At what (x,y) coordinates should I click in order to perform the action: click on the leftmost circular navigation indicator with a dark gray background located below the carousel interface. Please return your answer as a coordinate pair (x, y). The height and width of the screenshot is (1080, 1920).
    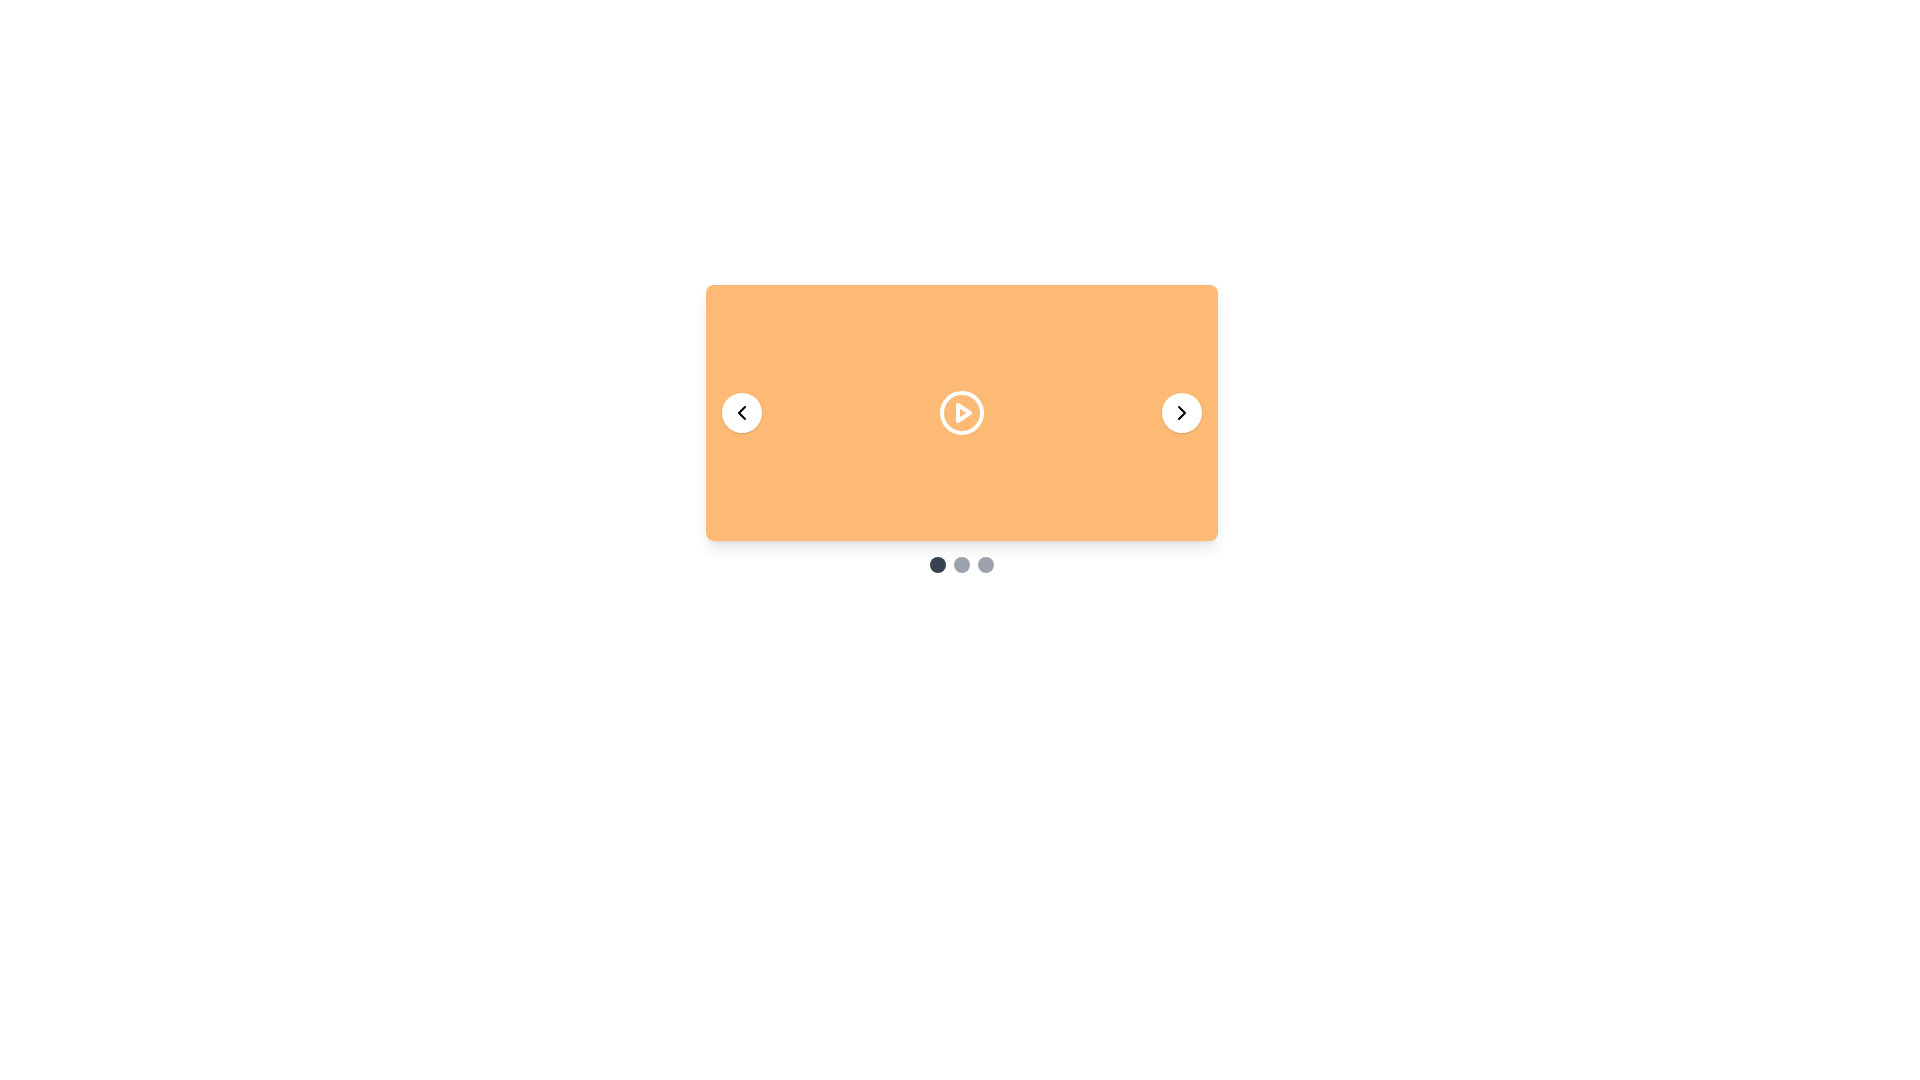
    Looking at the image, I should click on (936, 564).